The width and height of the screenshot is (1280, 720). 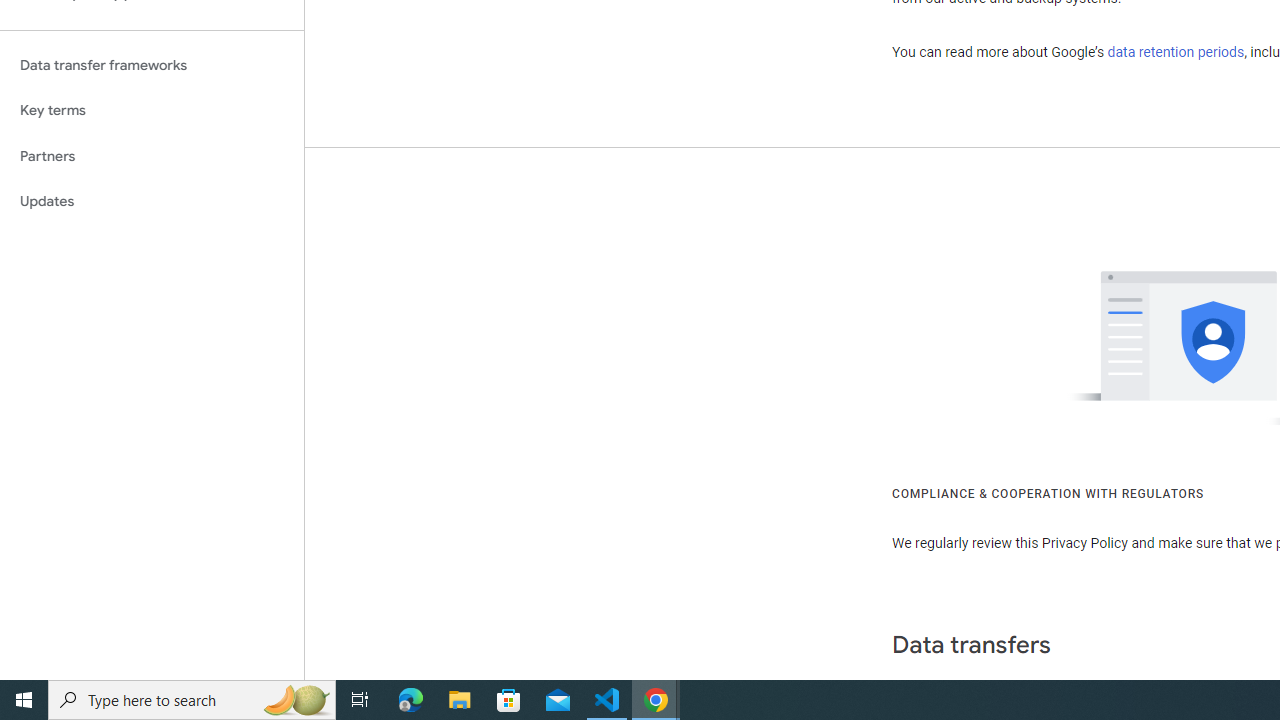 What do you see at coordinates (606, 698) in the screenshot?
I see `'Visual Studio Code - 1 running window'` at bounding box center [606, 698].